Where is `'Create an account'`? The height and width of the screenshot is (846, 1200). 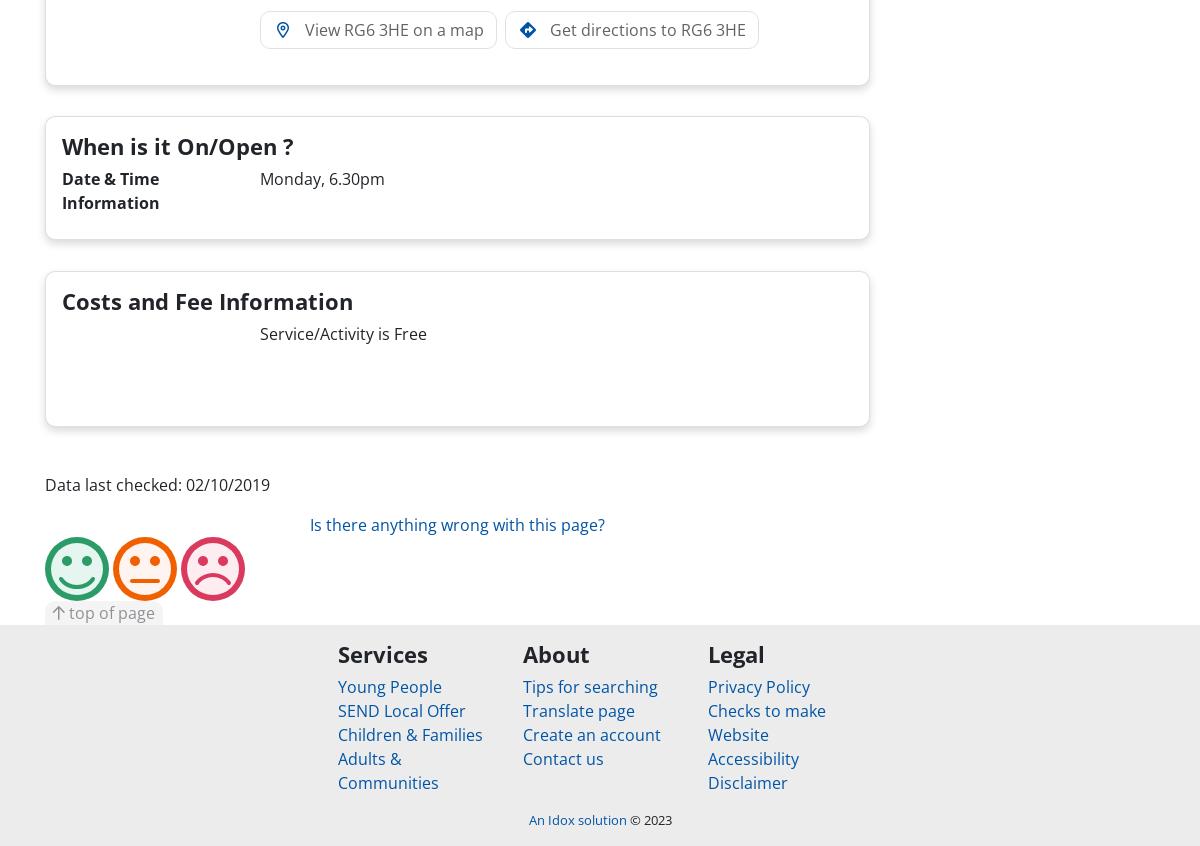 'Create an account' is located at coordinates (590, 734).